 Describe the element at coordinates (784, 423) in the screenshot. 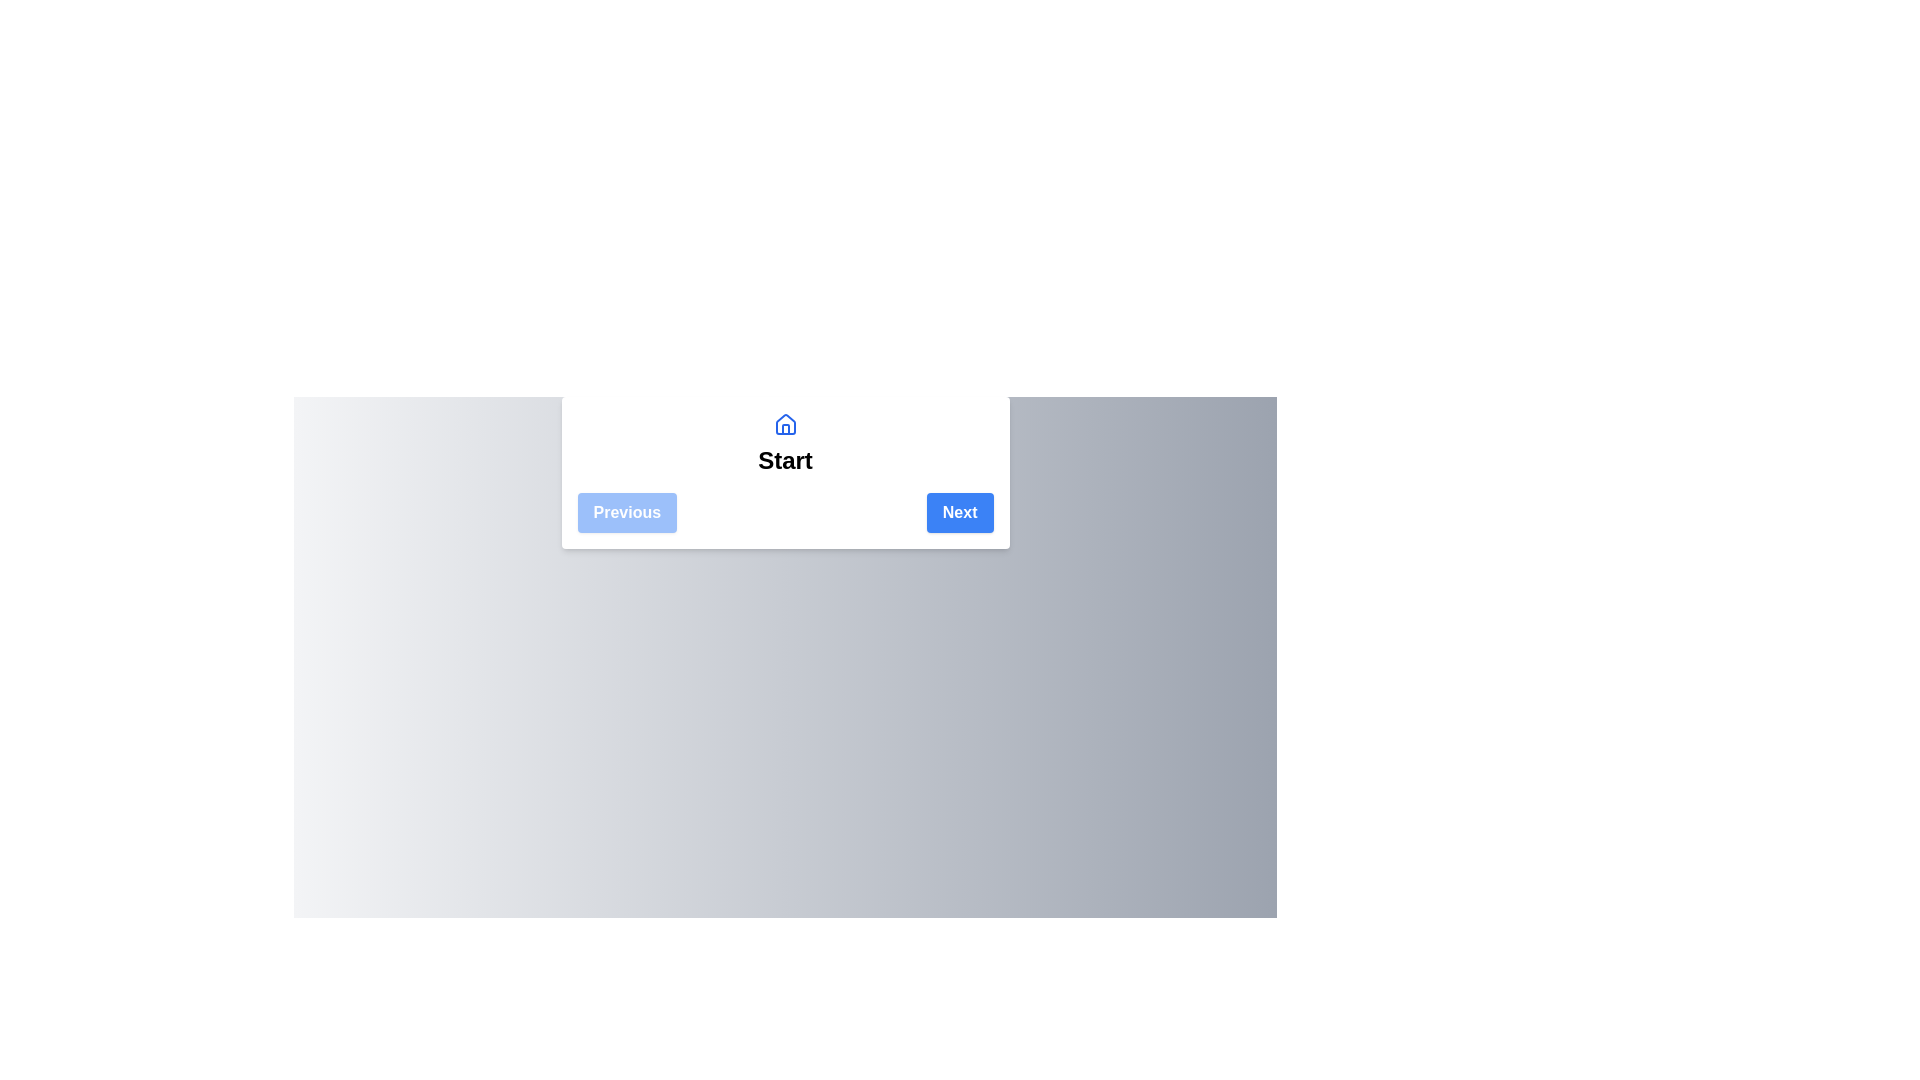

I see `the small house-shaped icon with blue strokes situated above the 'Start' text label, which is centrally aligned within the panel` at that location.